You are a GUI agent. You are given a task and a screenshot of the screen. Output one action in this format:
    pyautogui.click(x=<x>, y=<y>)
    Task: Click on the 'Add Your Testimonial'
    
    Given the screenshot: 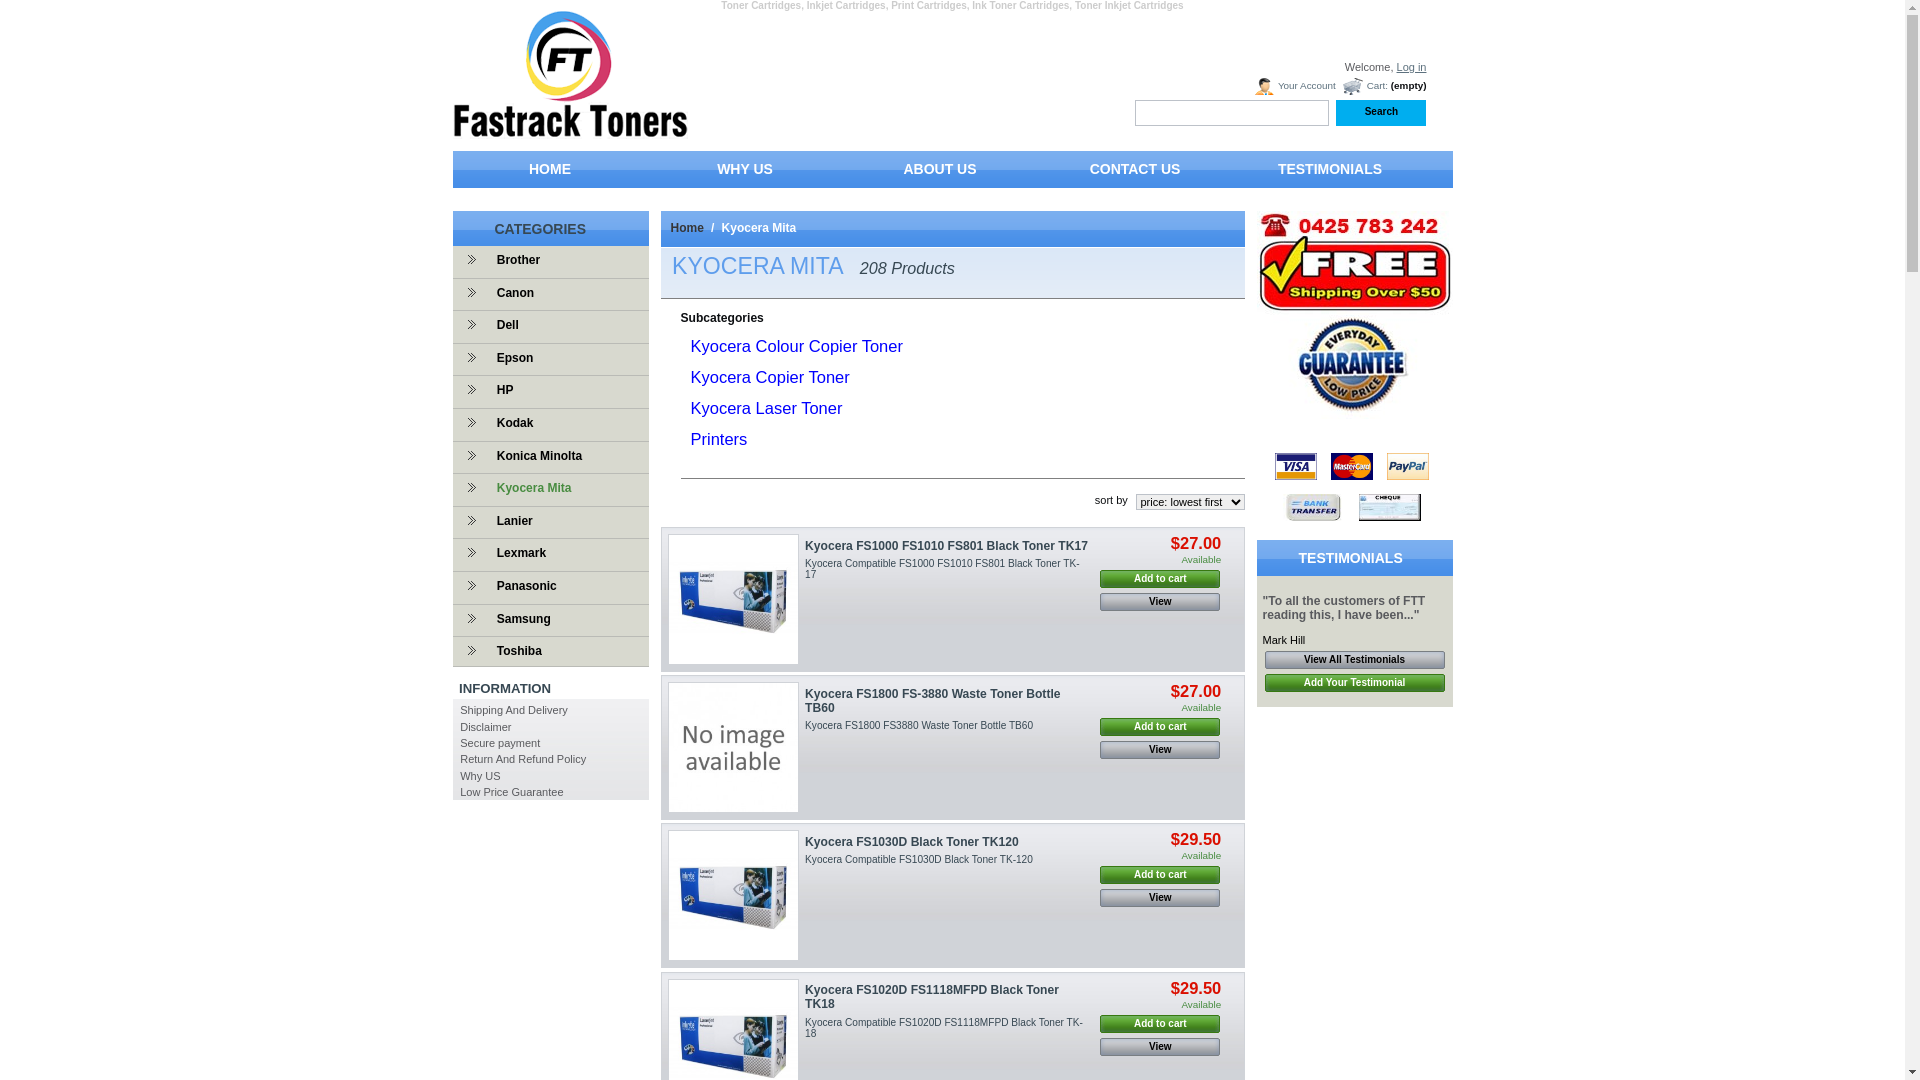 What is the action you would take?
    pyautogui.click(x=1262, y=681)
    